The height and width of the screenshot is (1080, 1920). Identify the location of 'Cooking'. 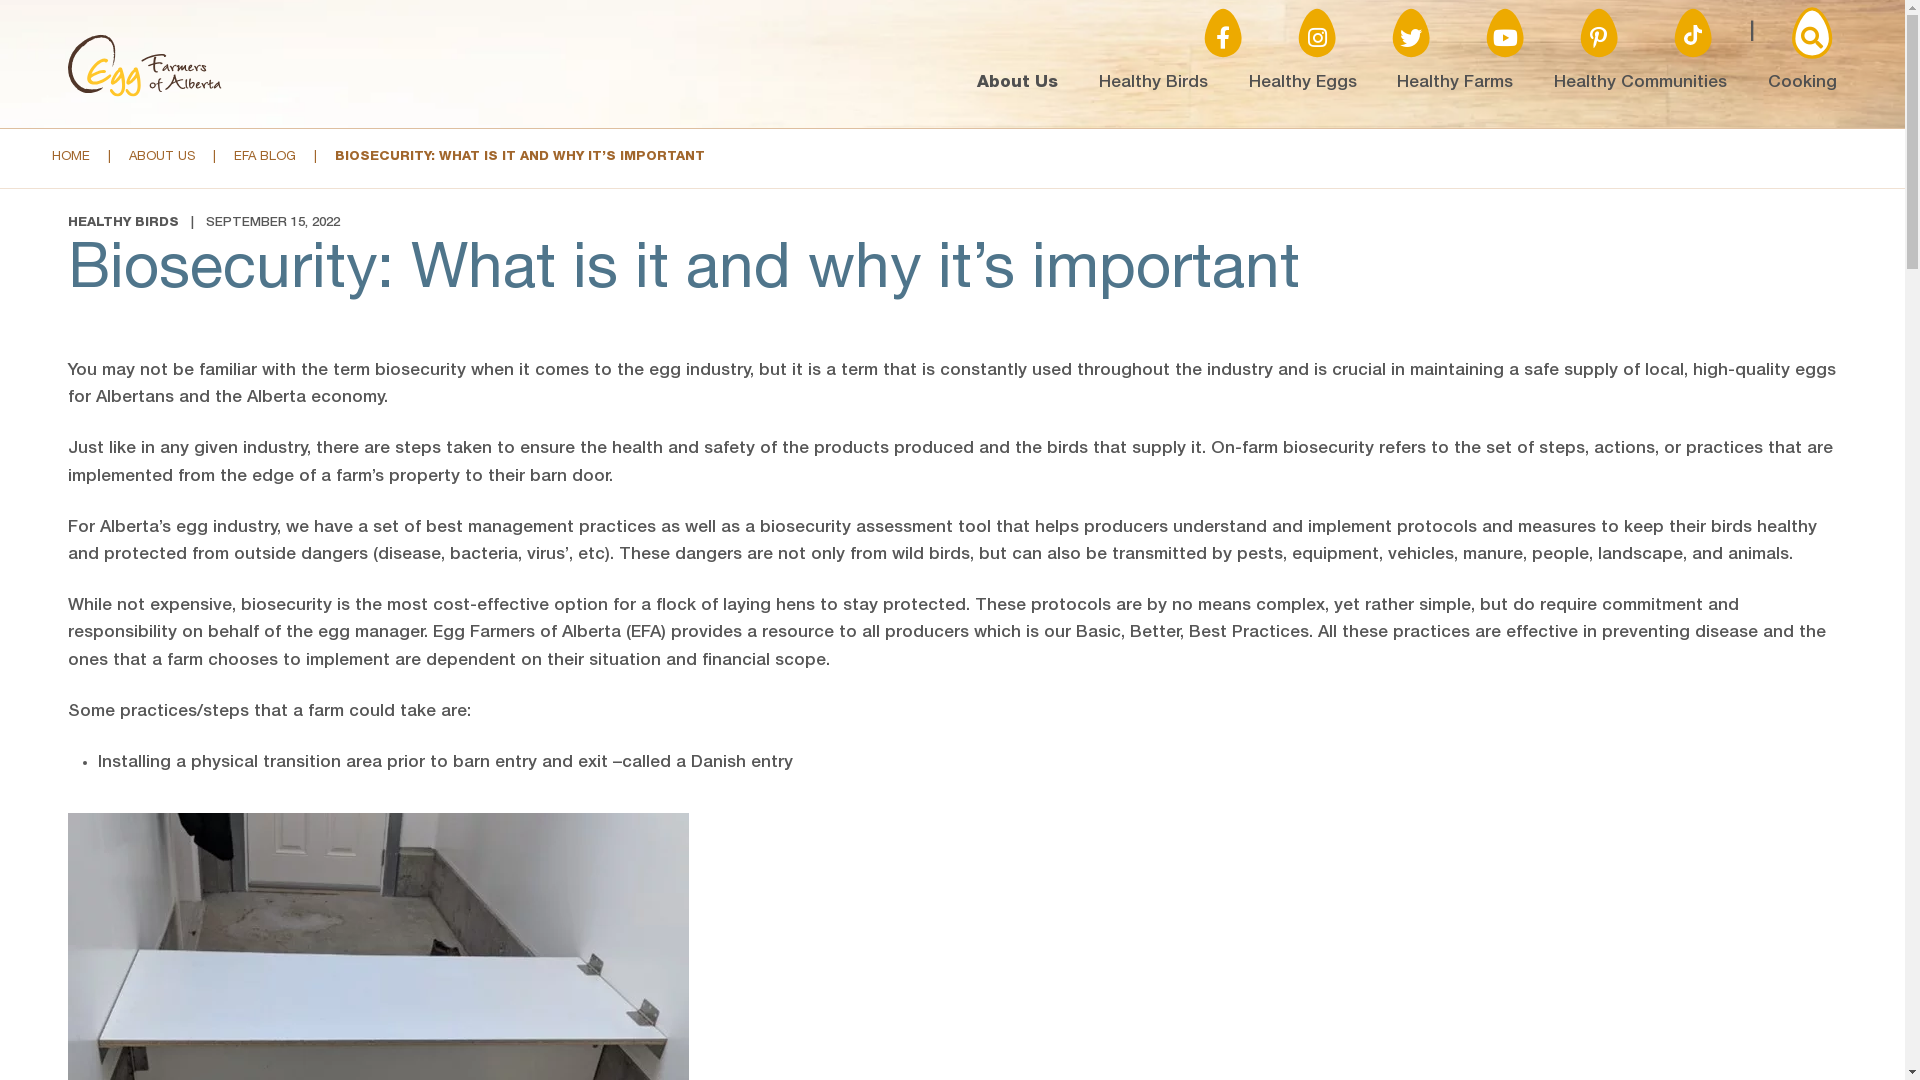
(1802, 82).